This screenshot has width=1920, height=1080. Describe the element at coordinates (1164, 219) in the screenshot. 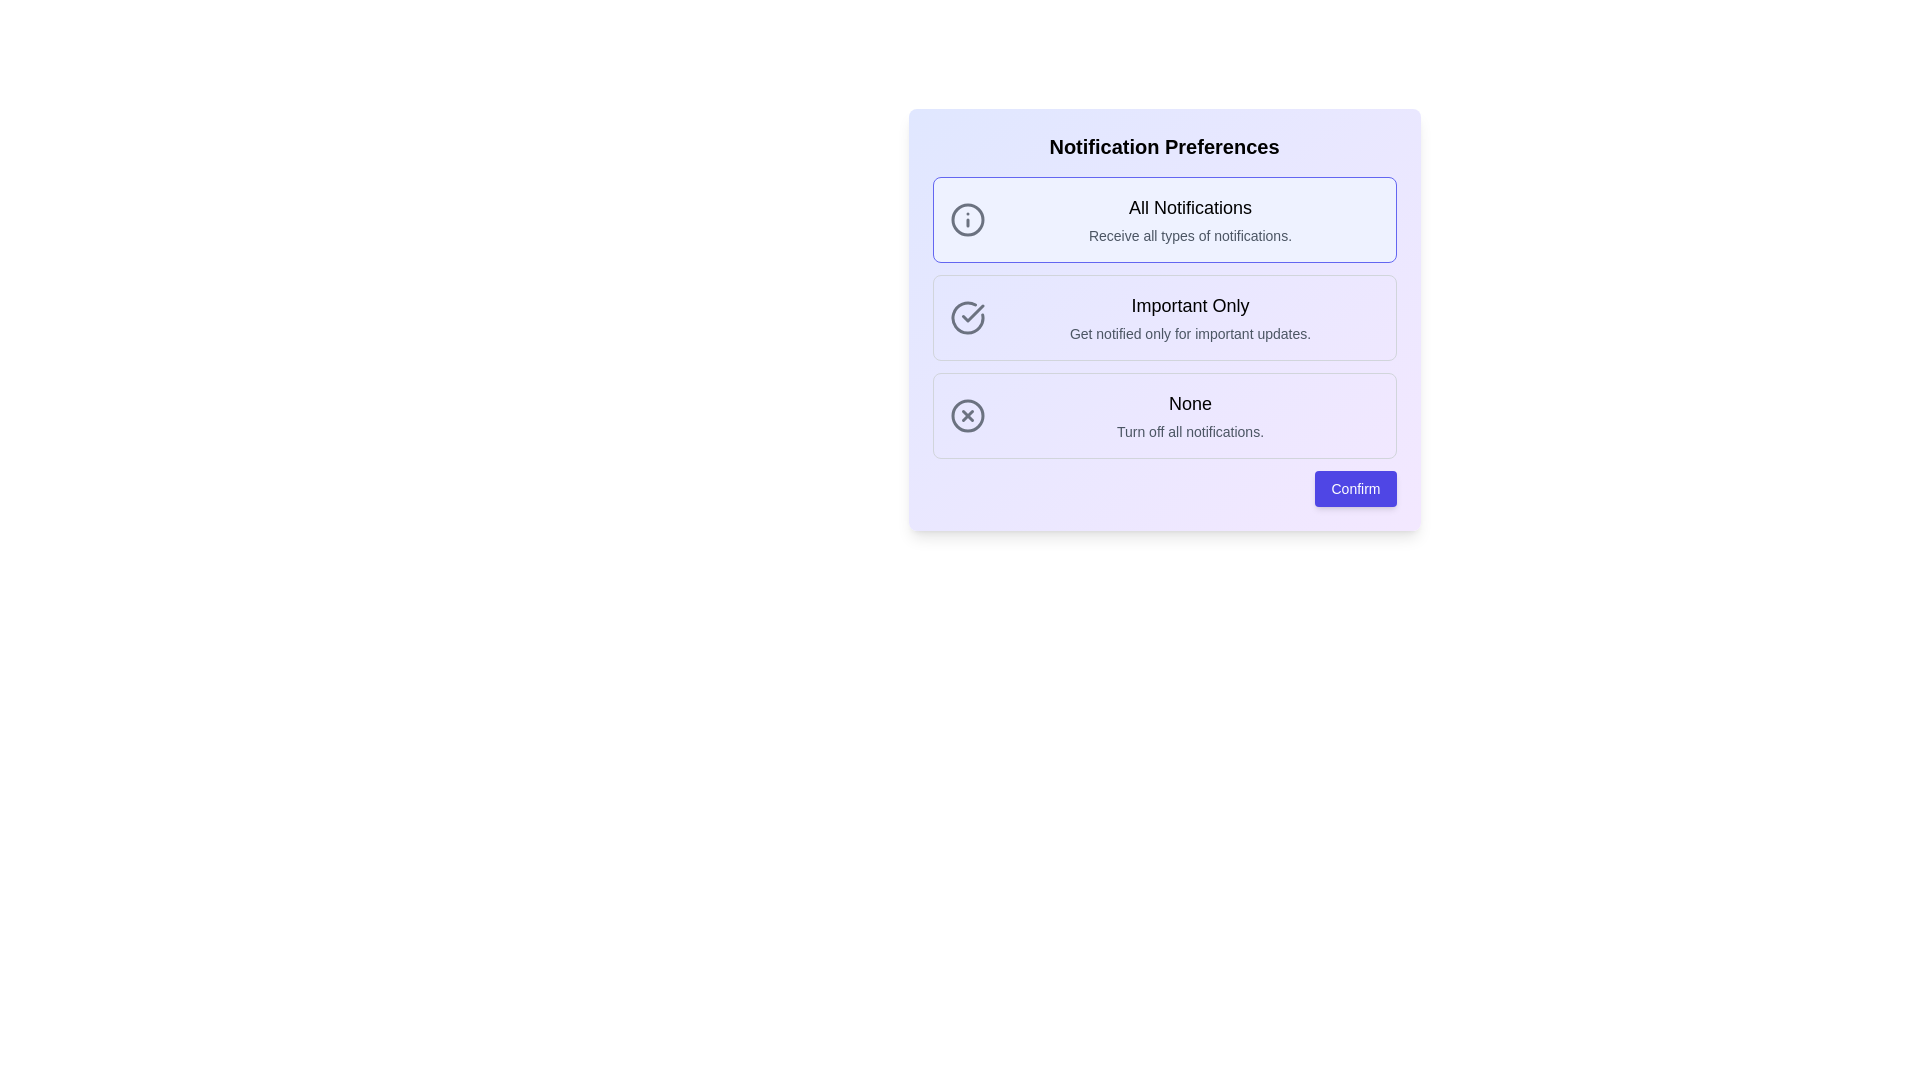

I see `the 'All Notifications' selectable option with a blue-tinted border and descriptive text` at that location.